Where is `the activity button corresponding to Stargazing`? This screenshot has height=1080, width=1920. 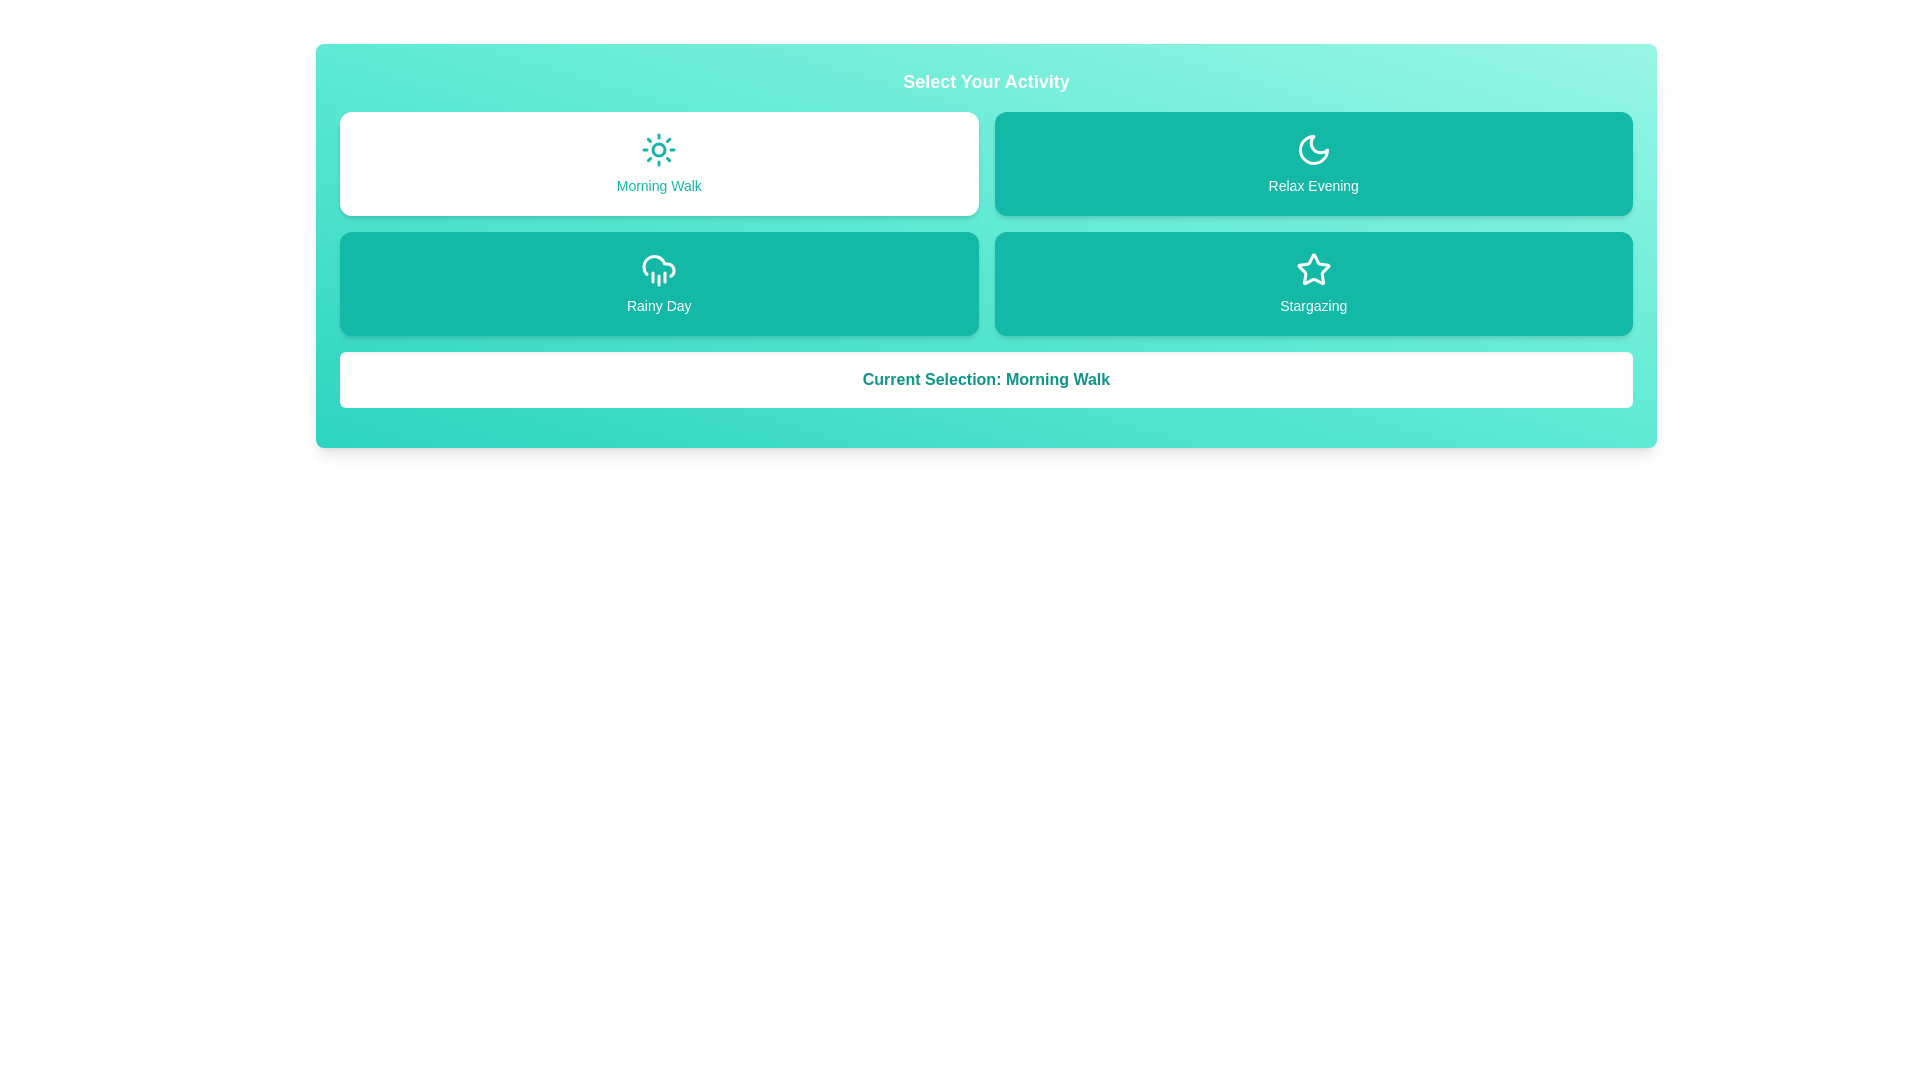
the activity button corresponding to Stargazing is located at coordinates (1313, 284).